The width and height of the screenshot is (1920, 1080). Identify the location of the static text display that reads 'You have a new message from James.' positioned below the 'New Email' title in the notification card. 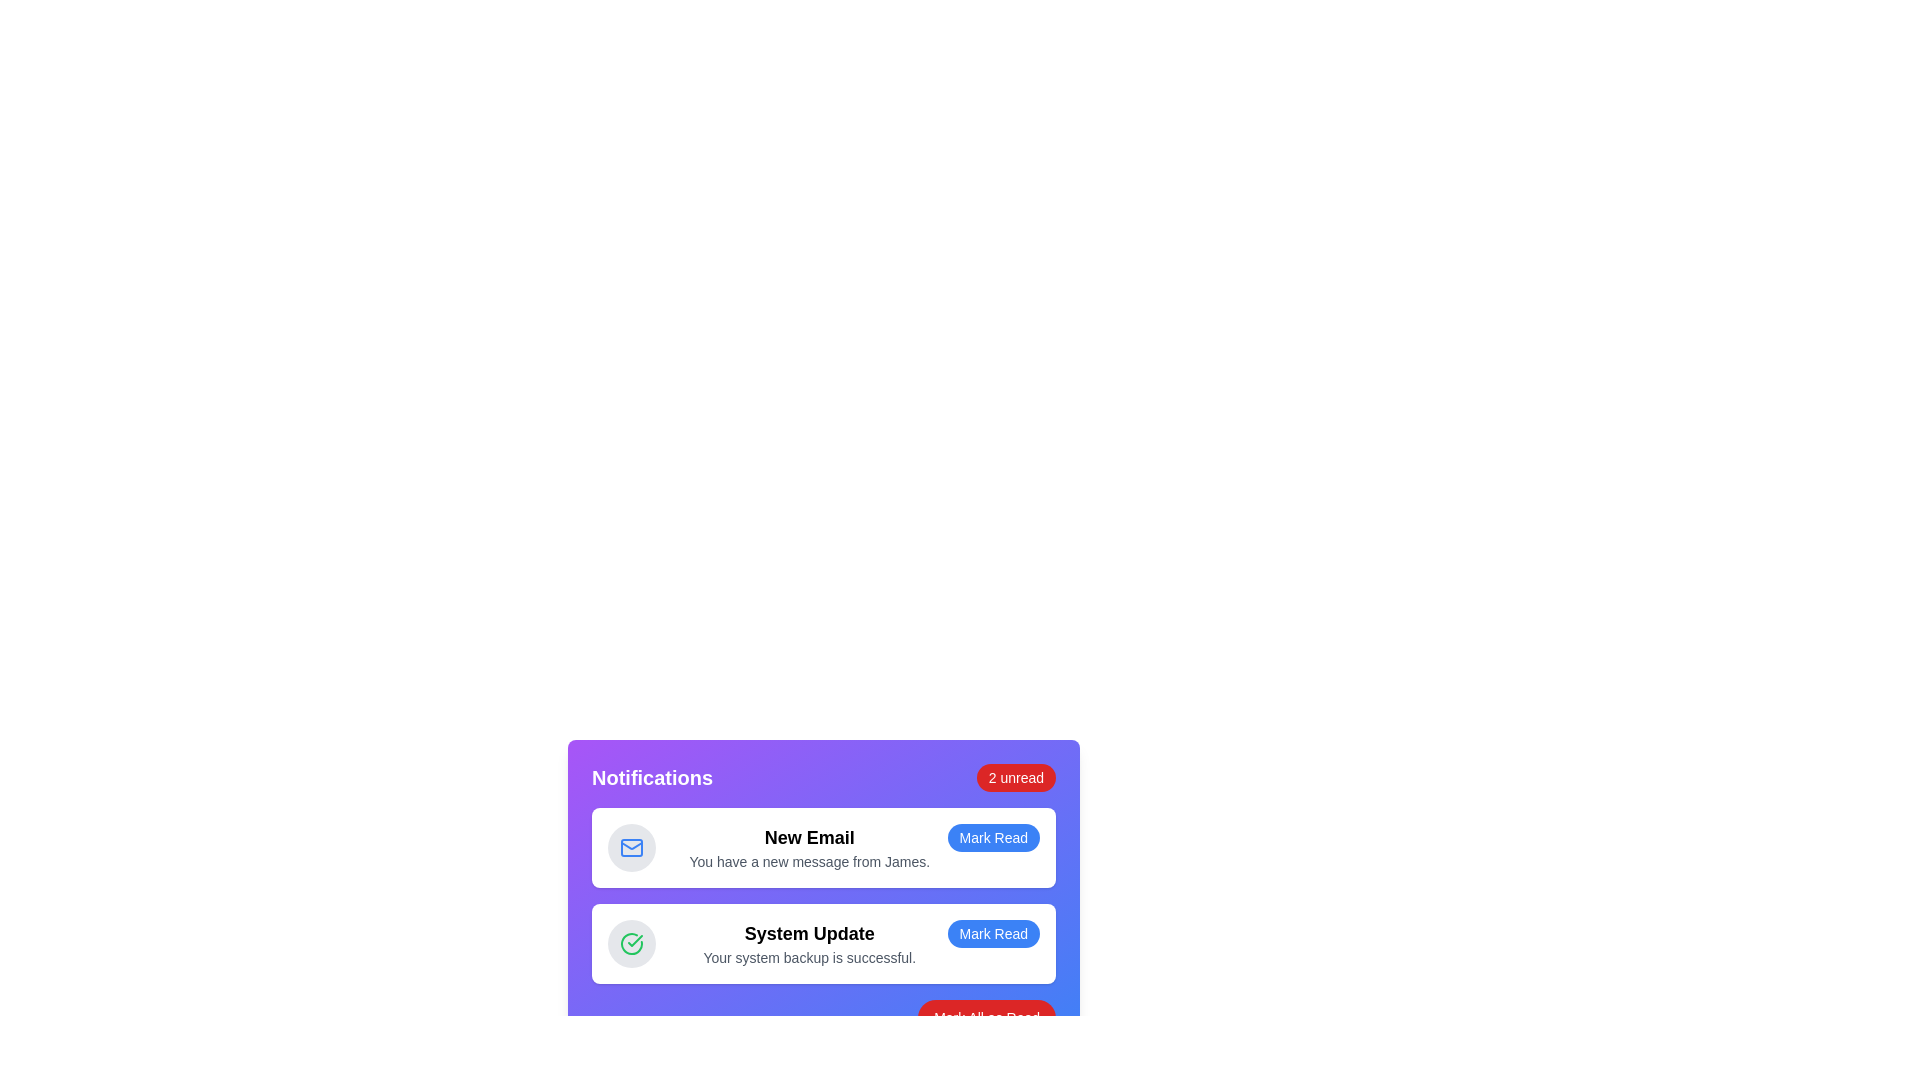
(809, 860).